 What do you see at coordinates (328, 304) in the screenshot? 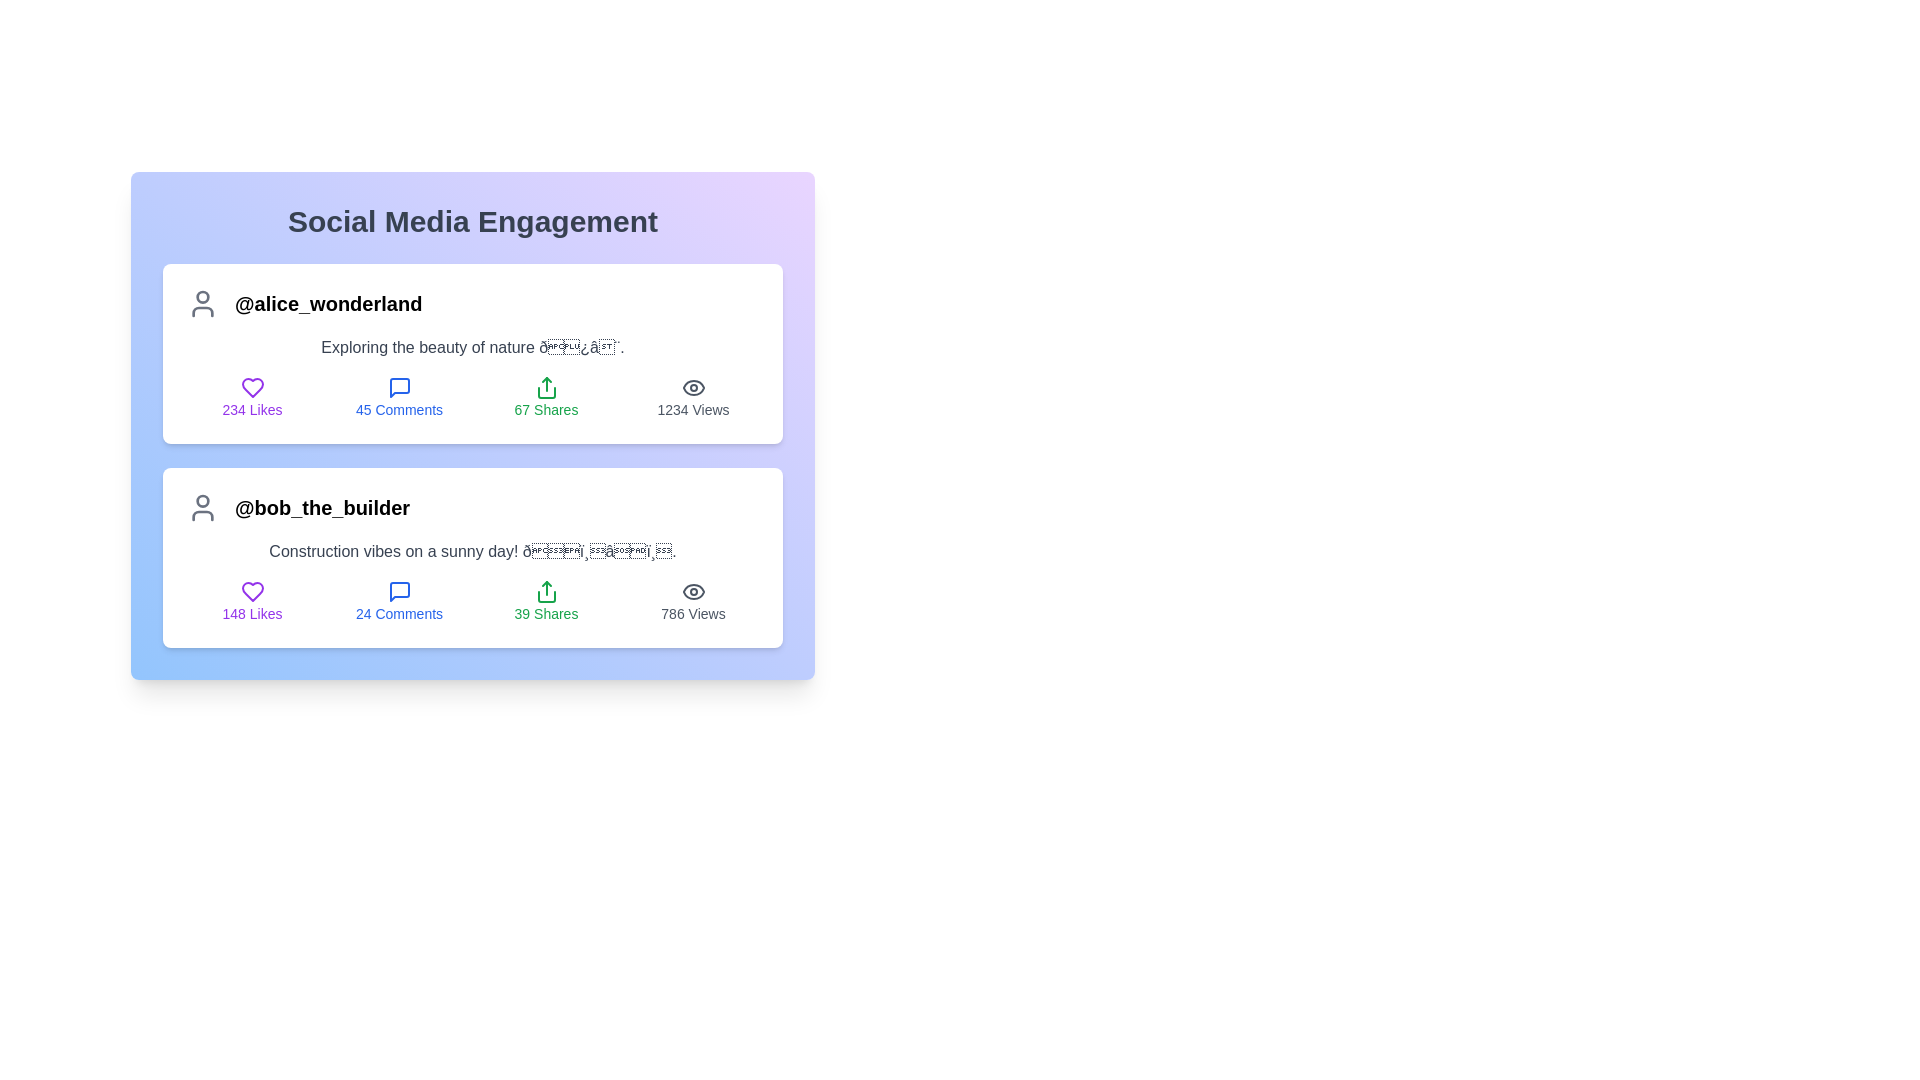
I see `the username display text label that shows the associated user's name, positioned to the right of the profile icon and above the post's description` at bounding box center [328, 304].